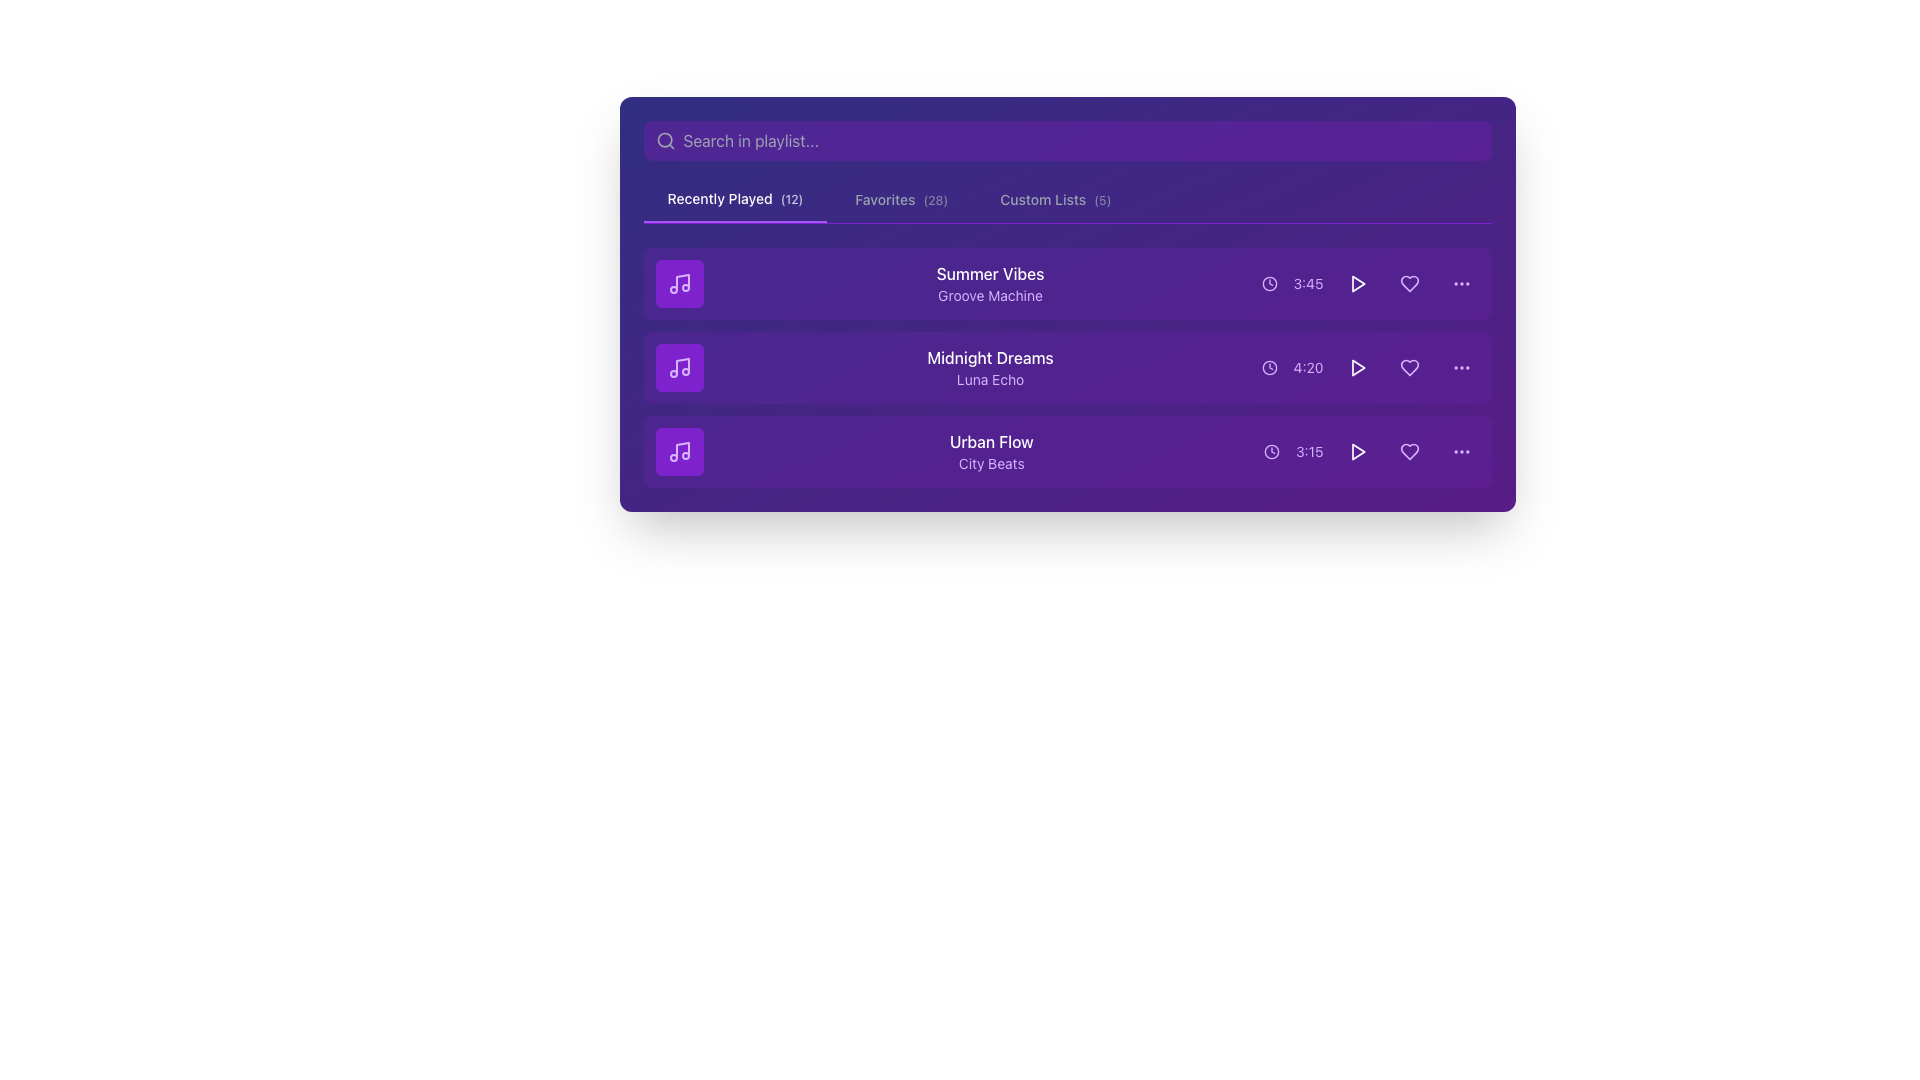  What do you see at coordinates (1268, 284) in the screenshot?
I see `the icon representing the time duration of the song 'Summer Vibes'` at bounding box center [1268, 284].